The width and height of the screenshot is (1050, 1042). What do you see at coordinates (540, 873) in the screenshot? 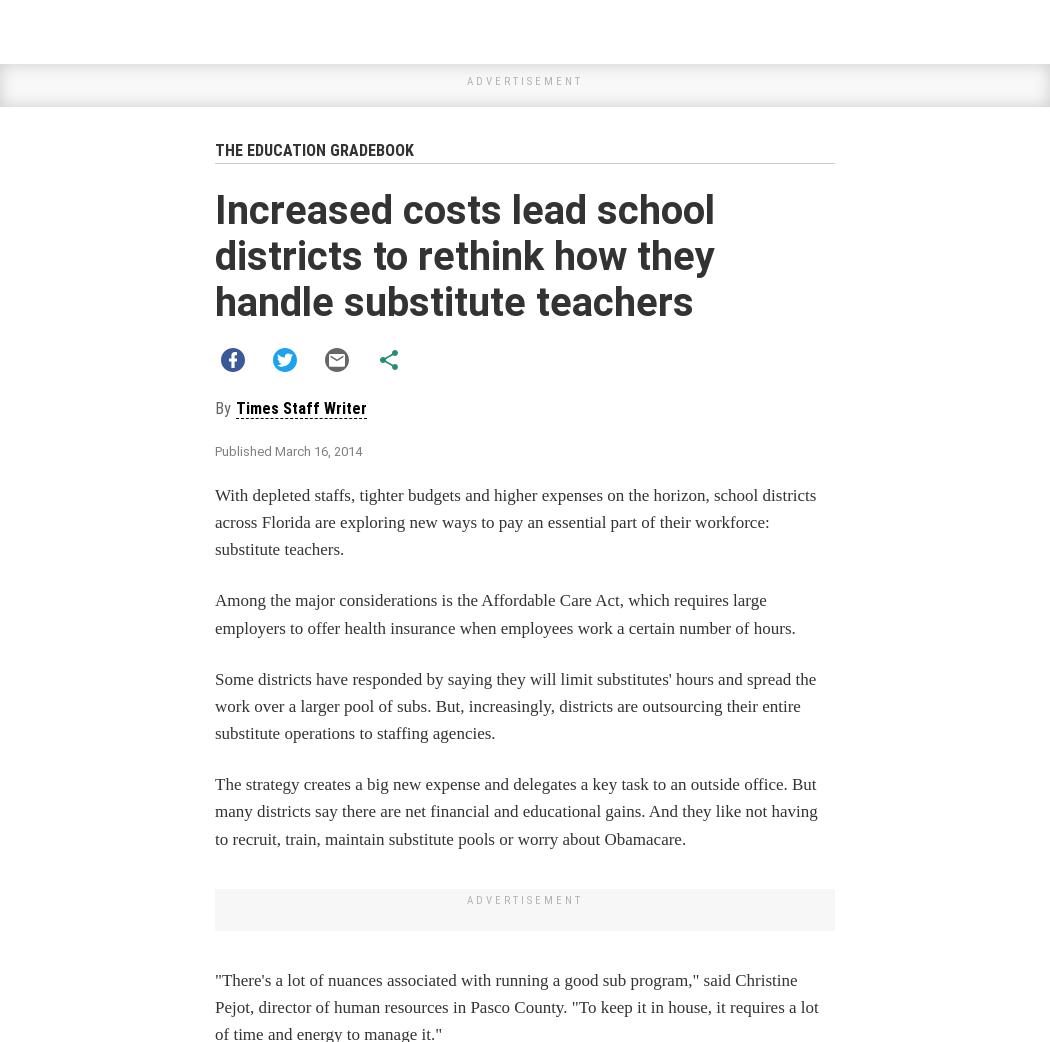
I see `'Oct. 29'` at bounding box center [540, 873].